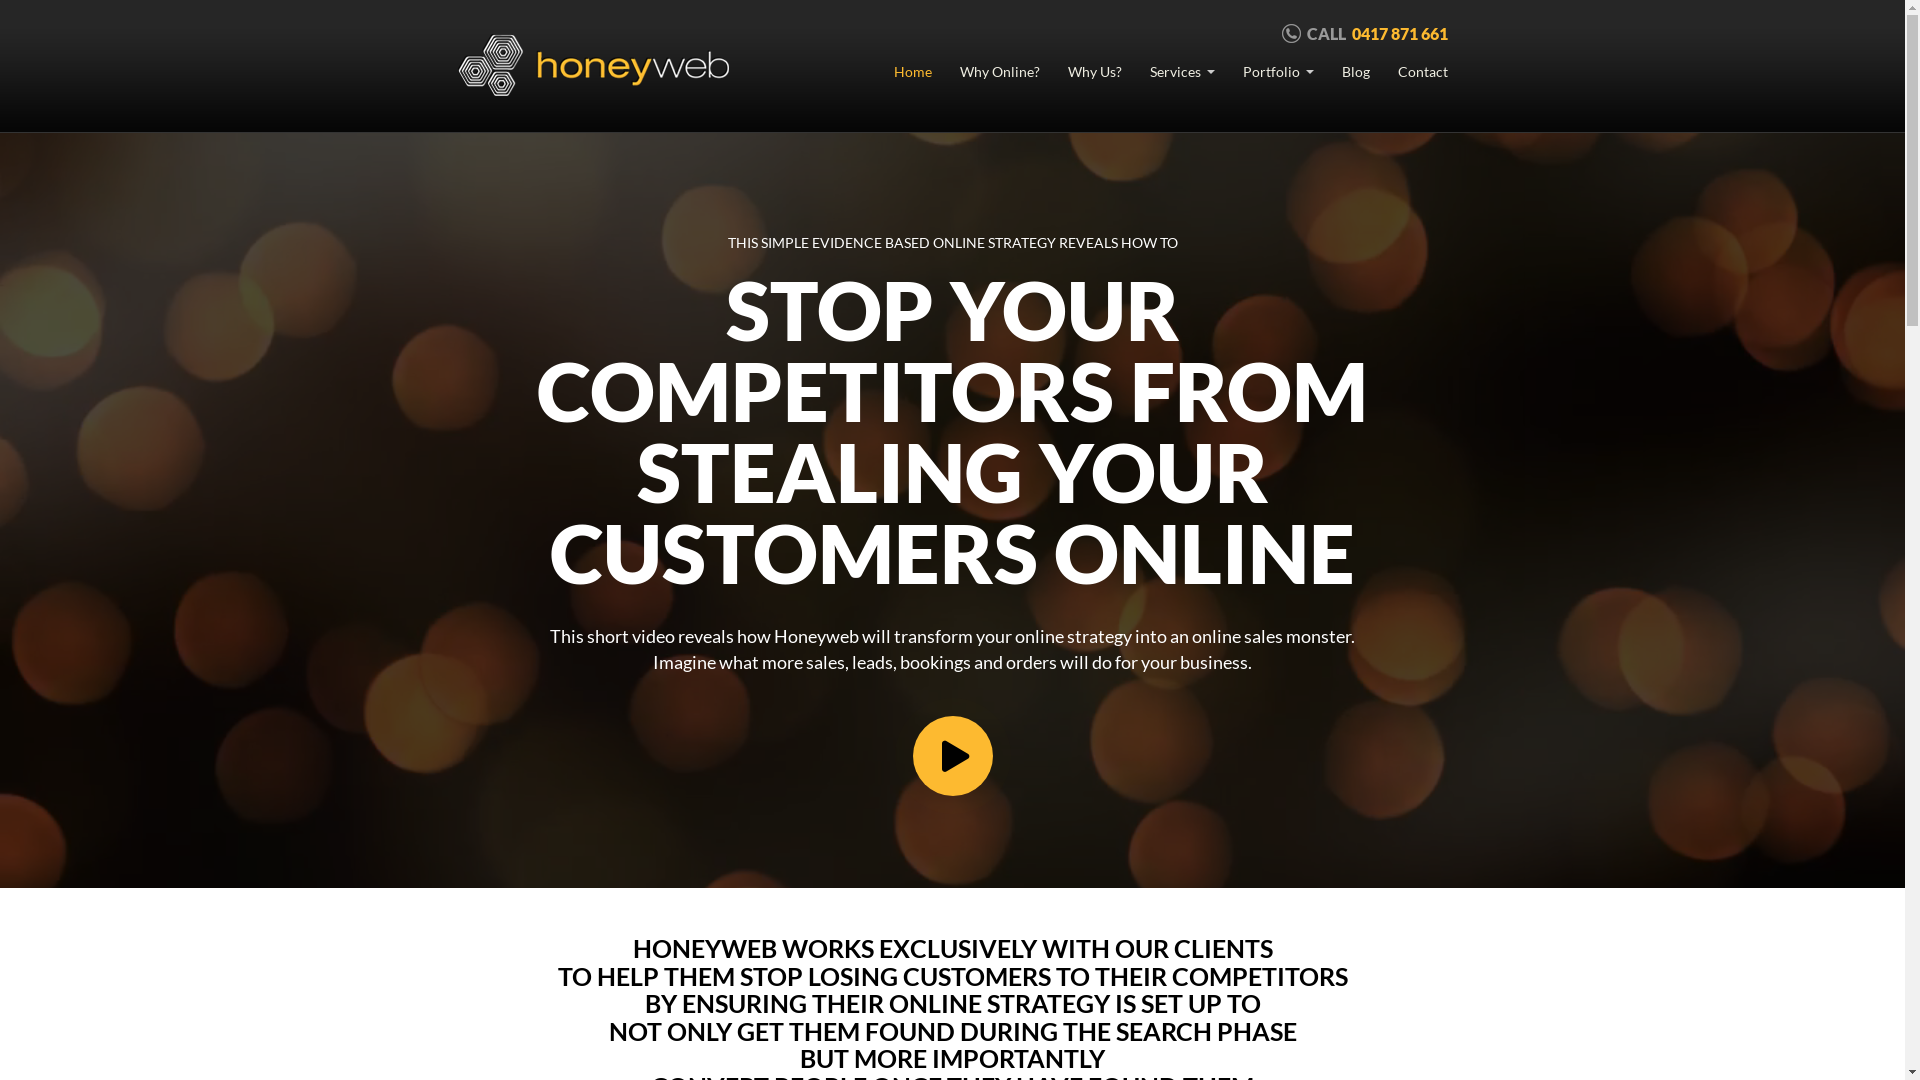 Image resolution: width=1920 pixels, height=1080 pixels. Describe the element at coordinates (1276, 71) in the screenshot. I see `'Portfolio'` at that location.